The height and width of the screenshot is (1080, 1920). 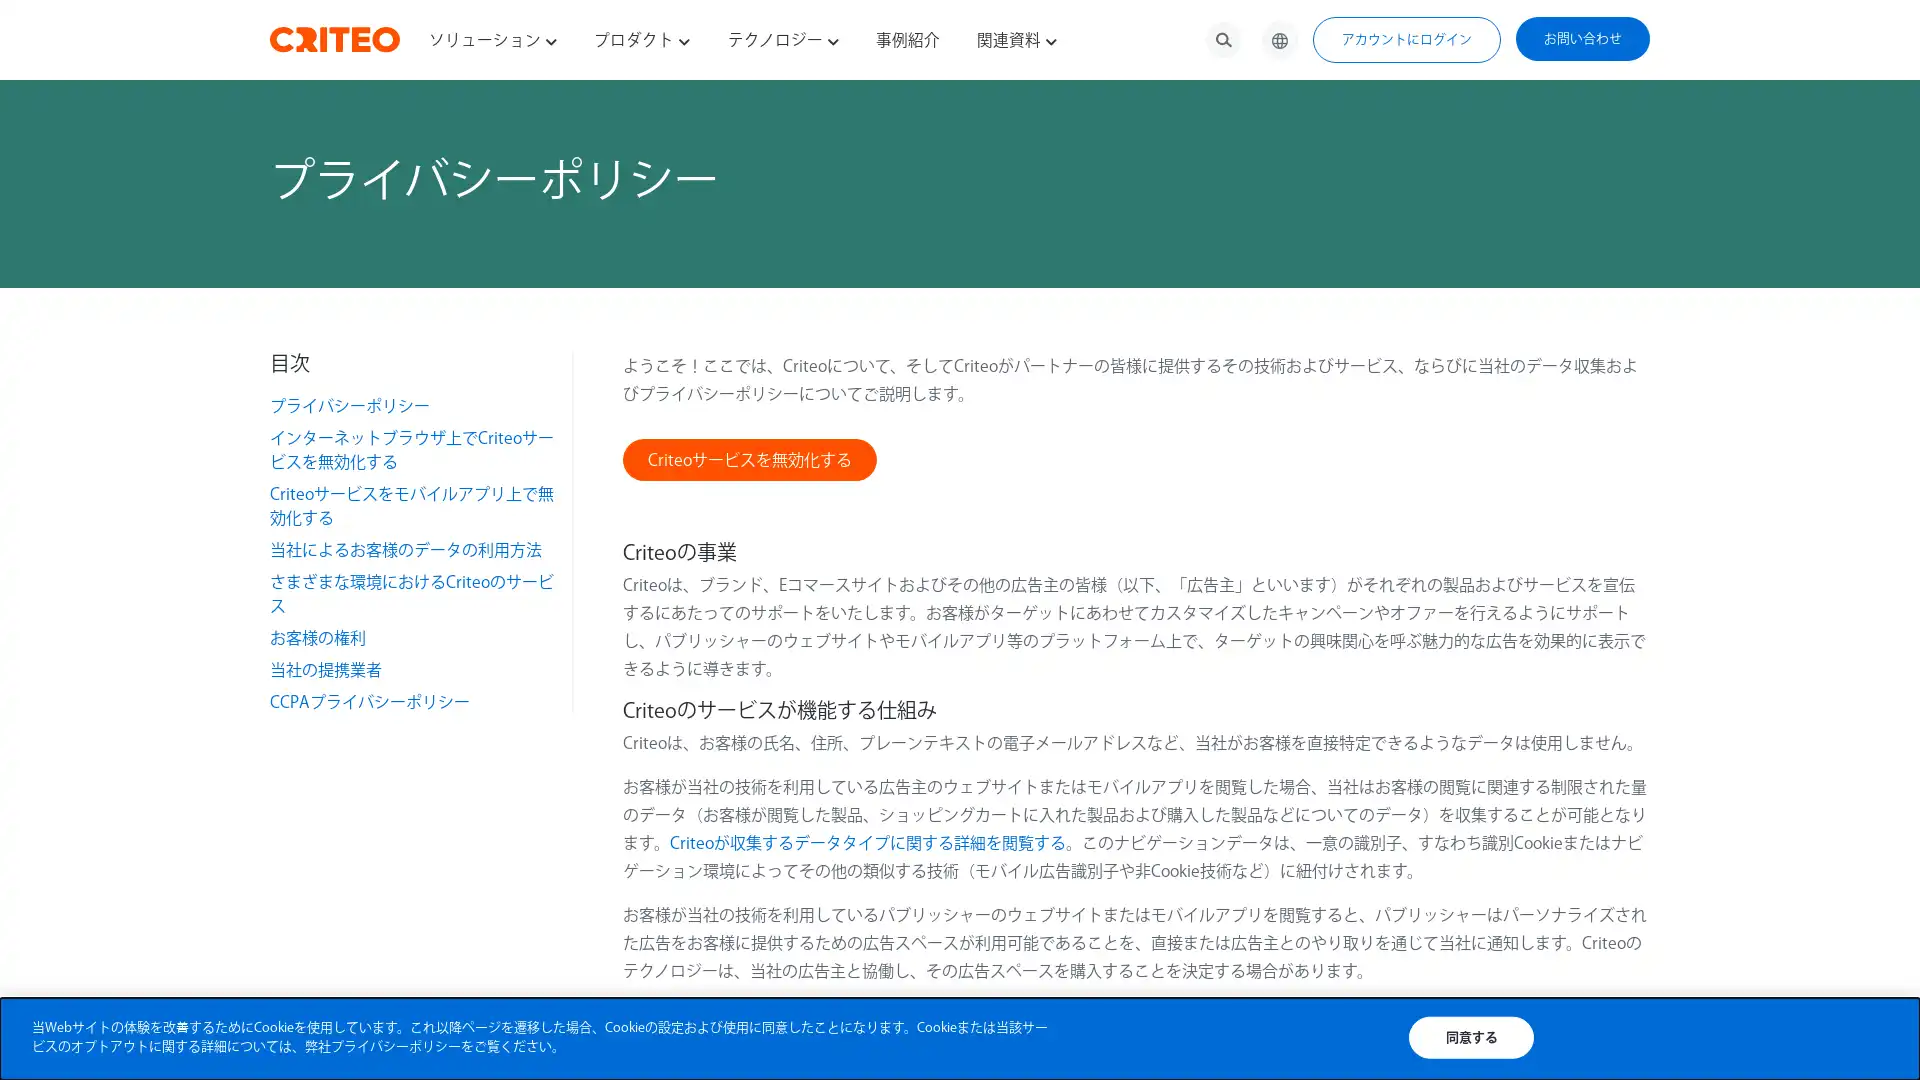 I want to click on Criteo, so click(x=747, y=459).